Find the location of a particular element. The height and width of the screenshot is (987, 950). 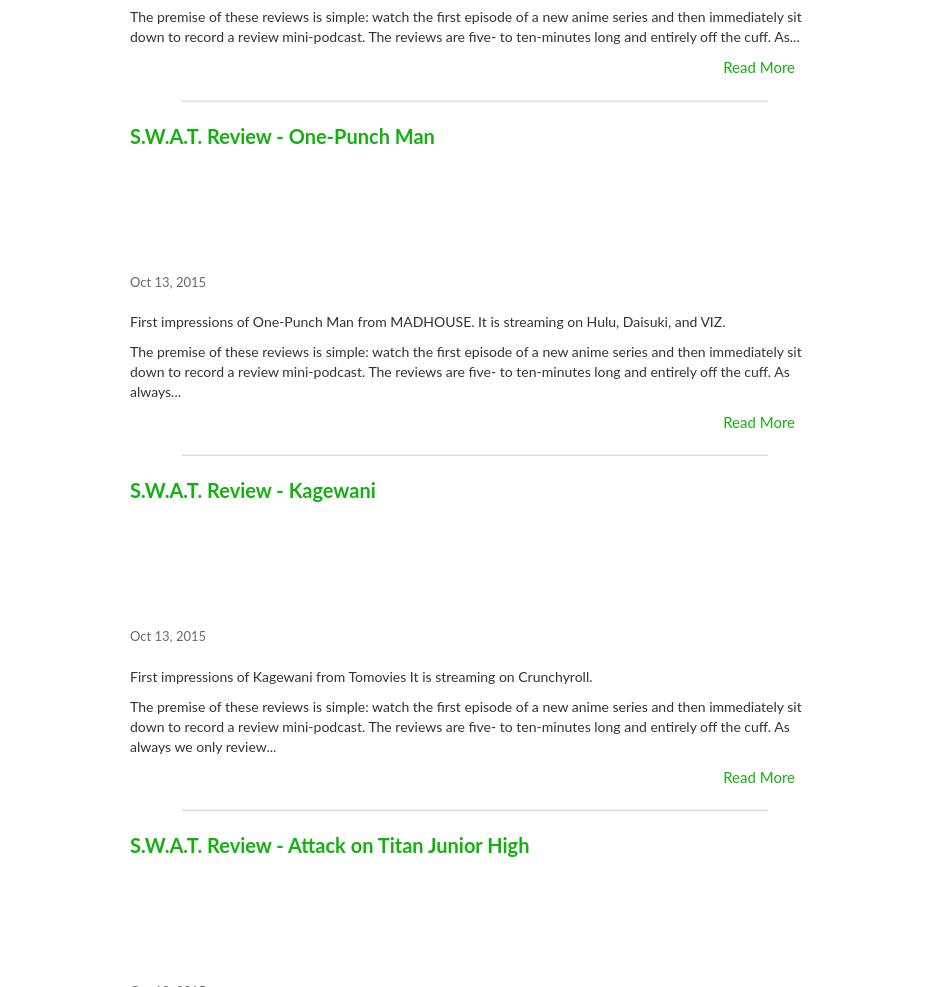

'S.W.A.T. Review - One-Punch Man' is located at coordinates (129, 136).